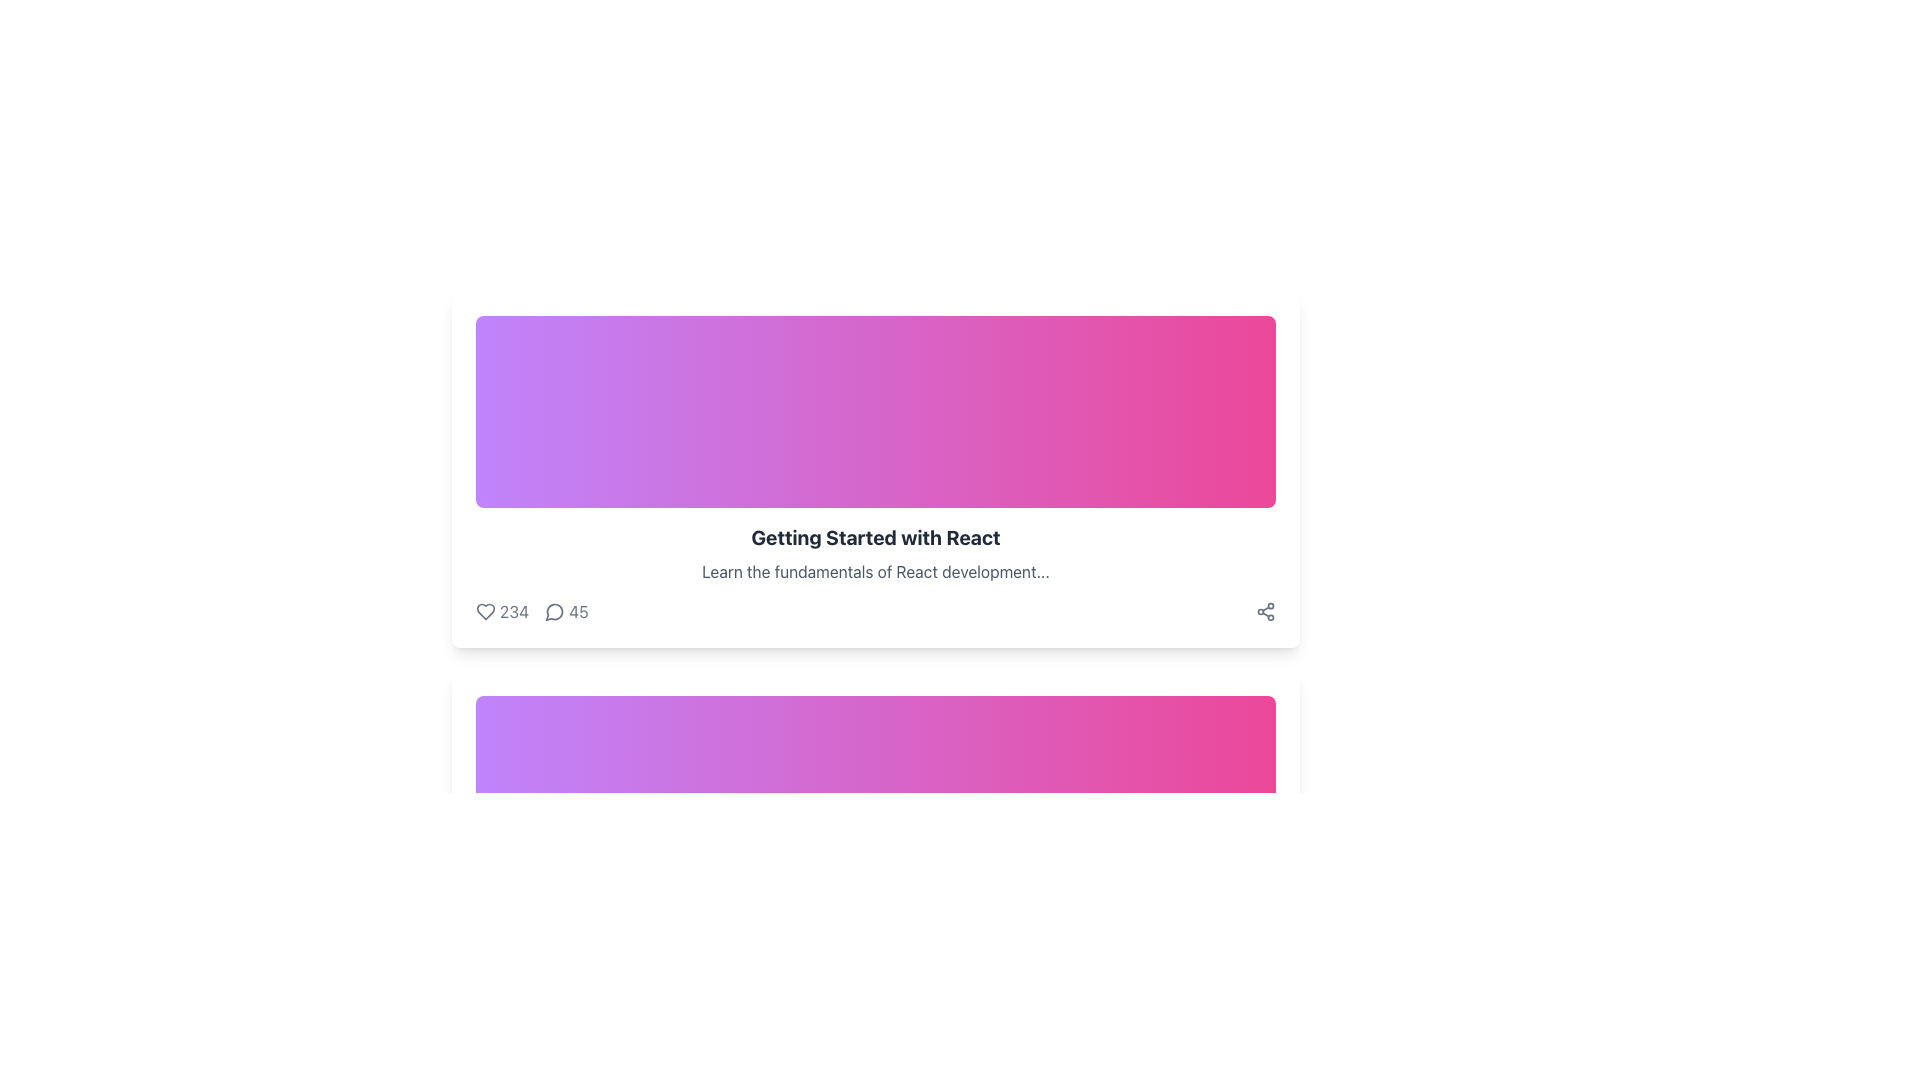  Describe the element at coordinates (577, 611) in the screenshot. I see `number displayed next to the speech bubble icon at the bottom-left of the card component` at that location.